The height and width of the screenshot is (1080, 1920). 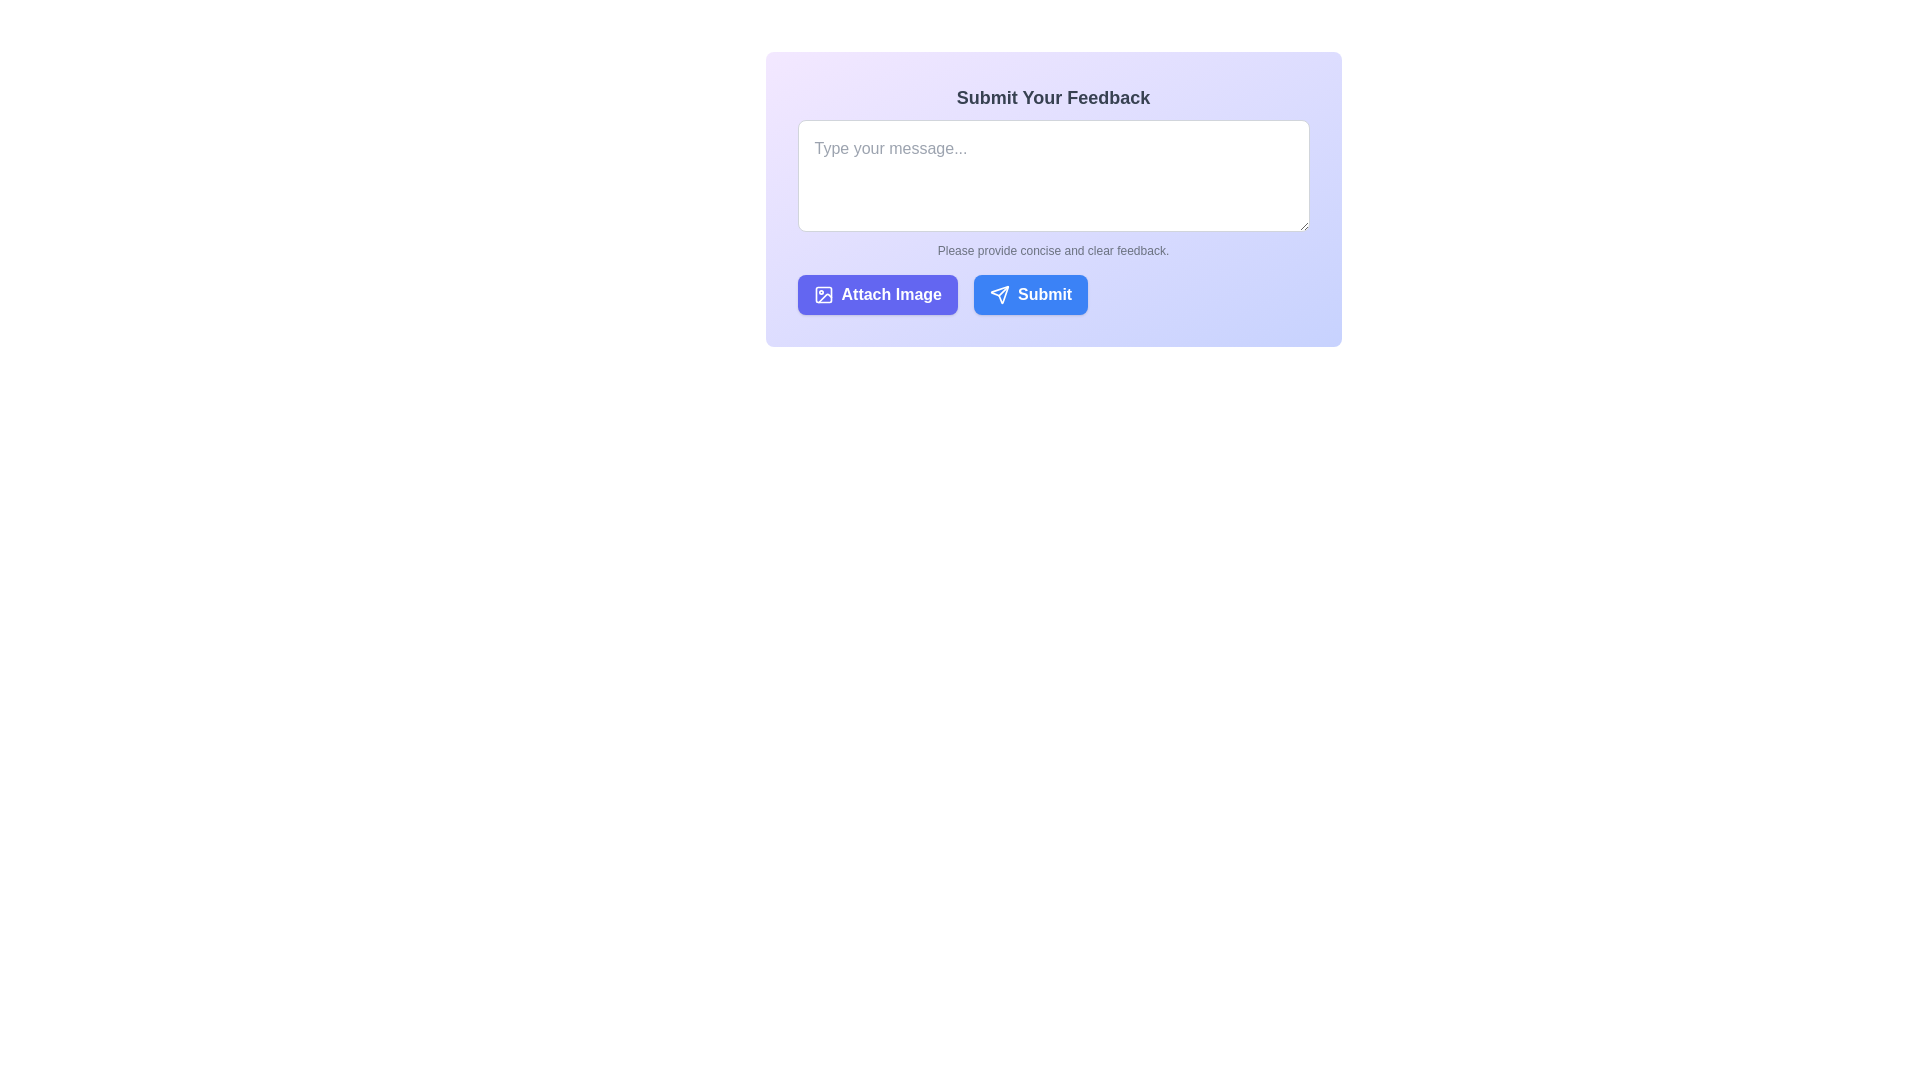 I want to click on the icon resembling a framed image with a circular shape inside, located to the left of the 'Attach Image' text in the button element at the bottom-left section of the form, so click(x=823, y=294).